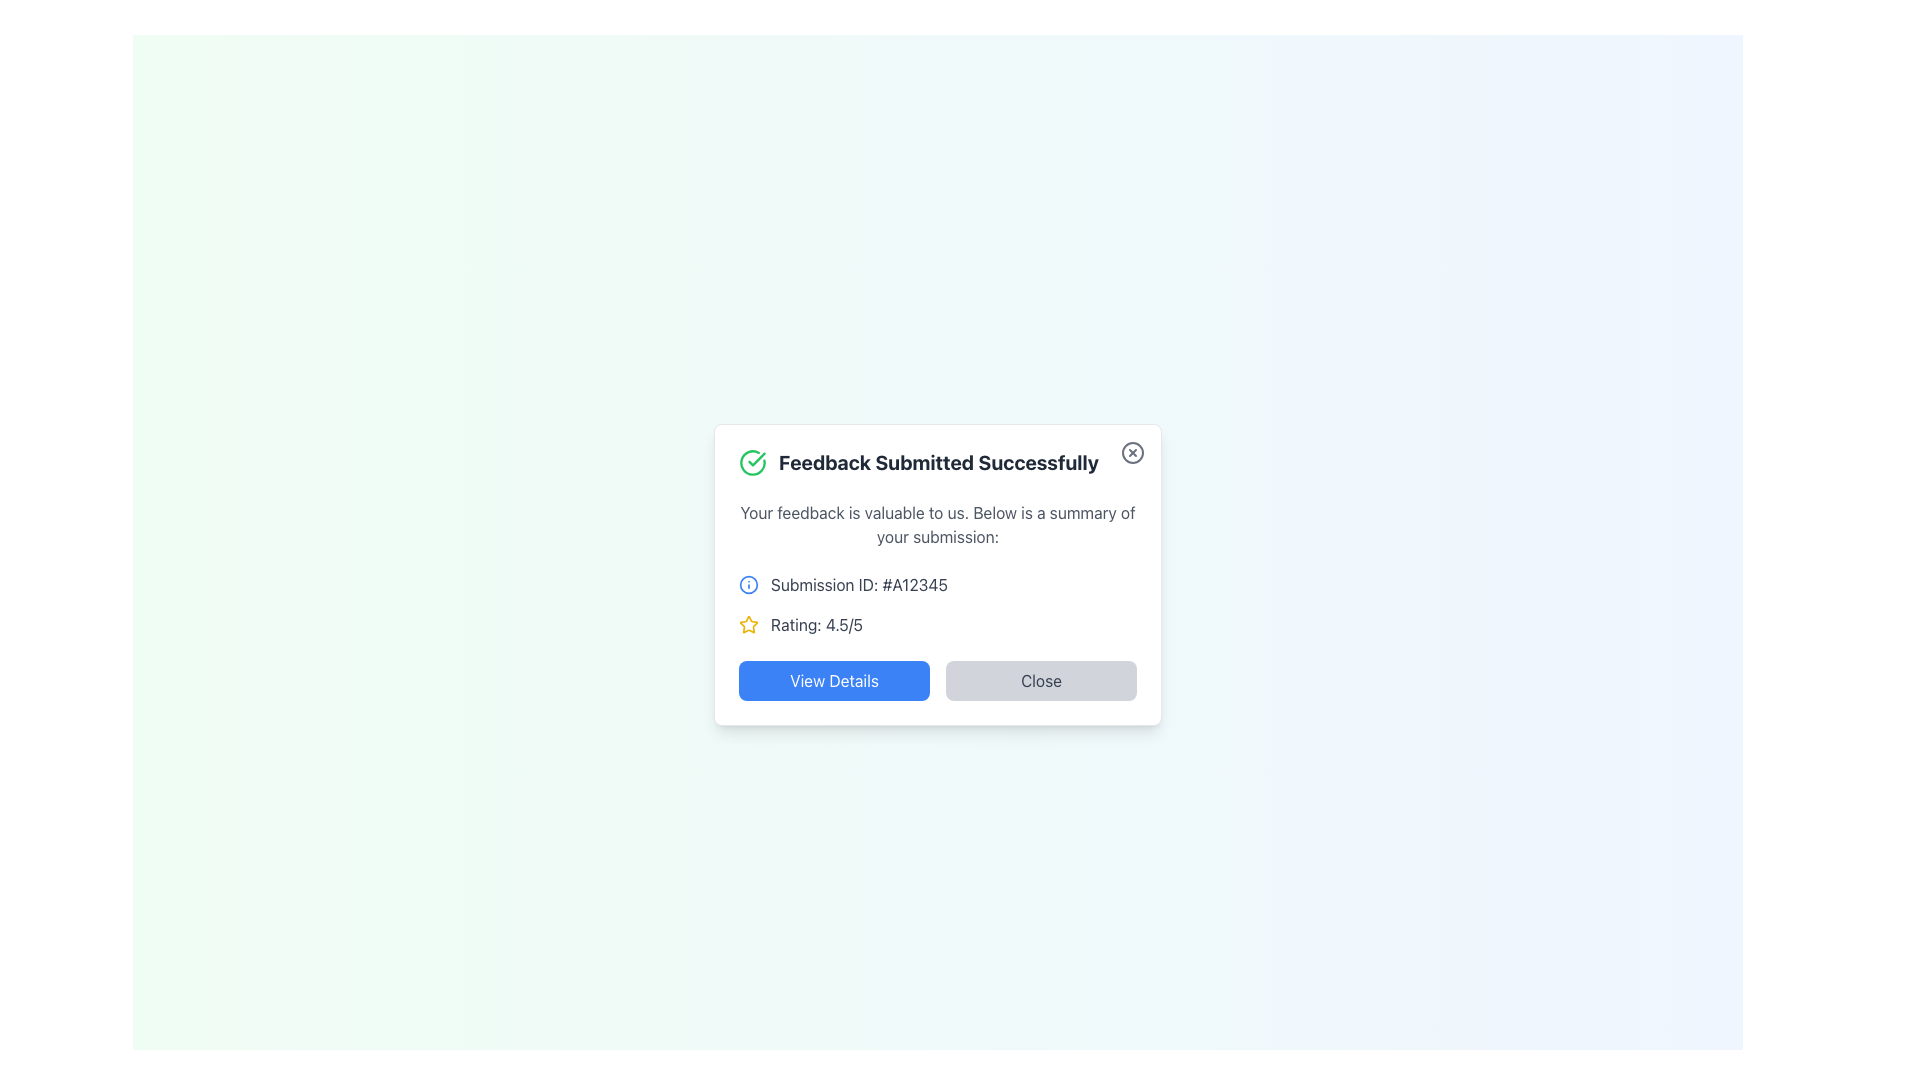  I want to click on the state of the green circular icon with a checkmark located to the left of the text 'Feedback Submitted Successfully' in the notification box, so click(752, 462).